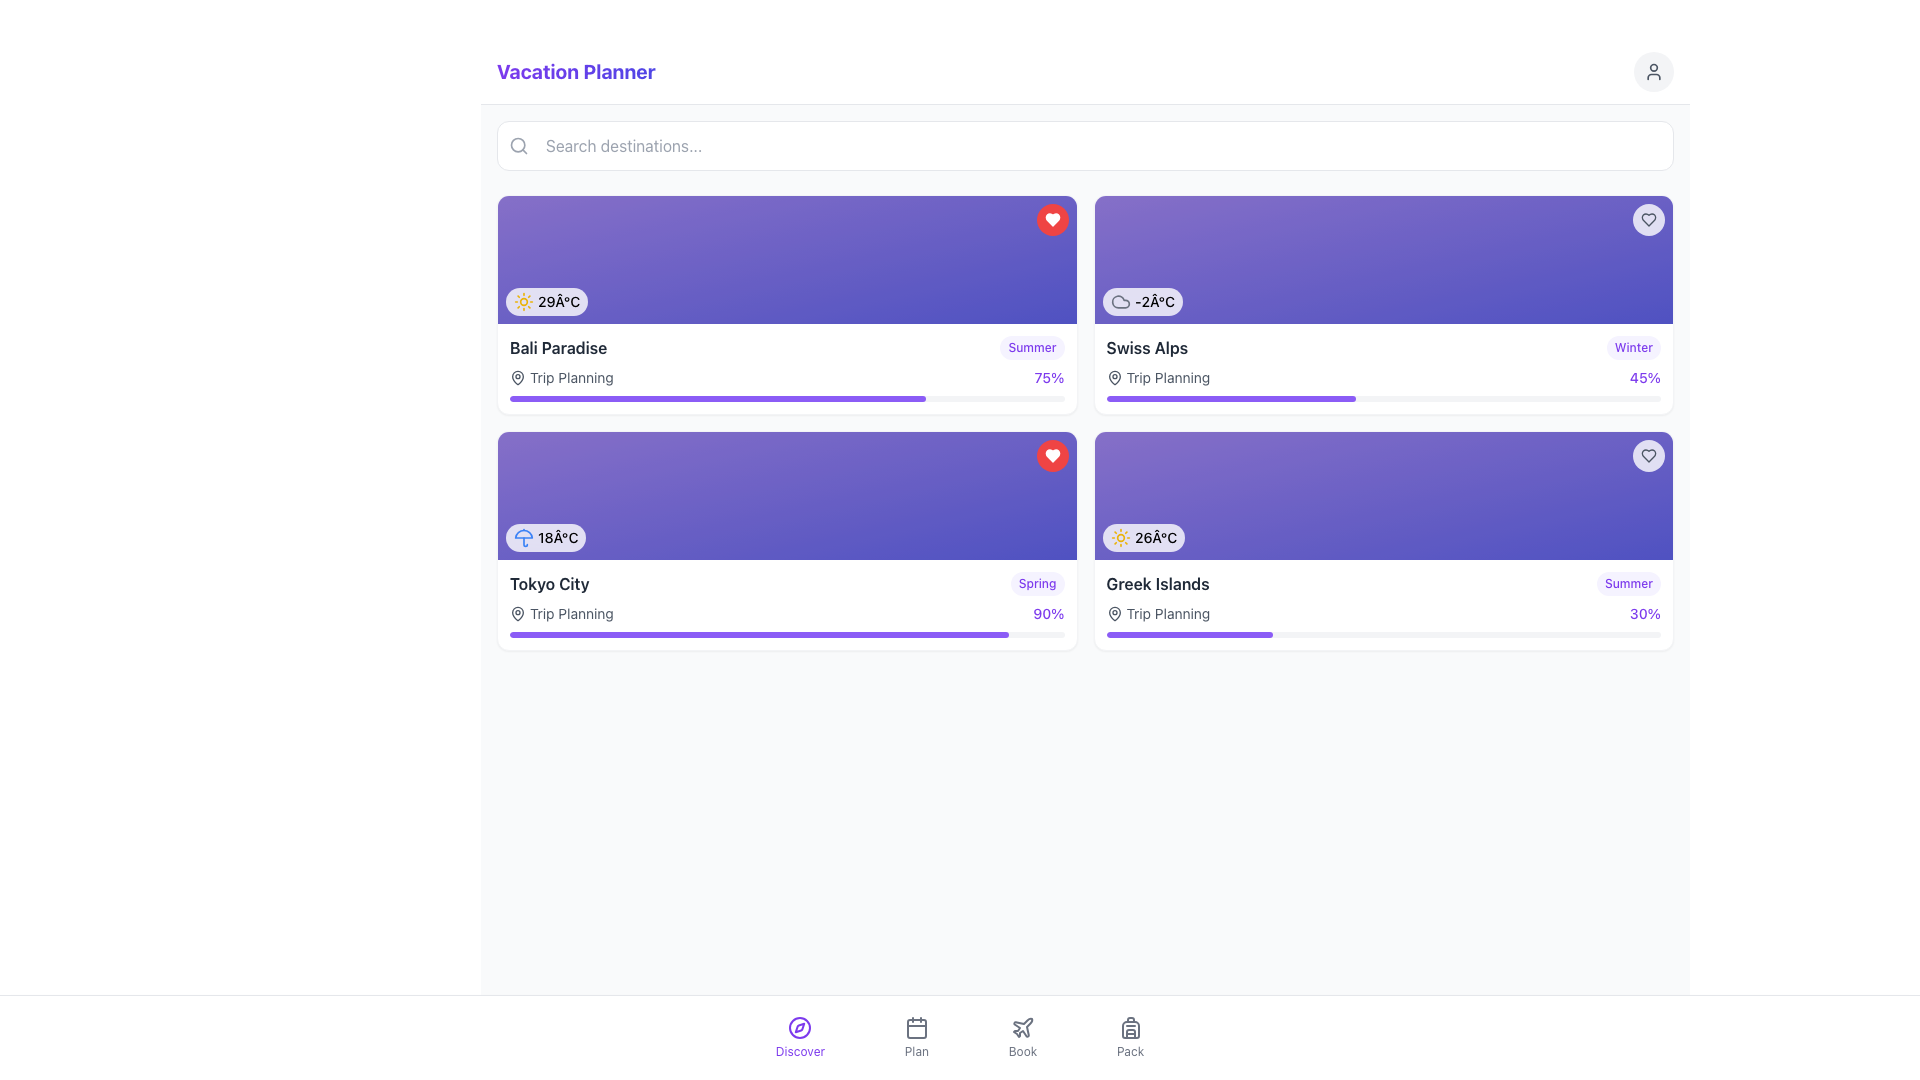 This screenshot has width=1920, height=1080. Describe the element at coordinates (518, 145) in the screenshot. I see `the surrounding input field by interacting with the magnifying glass icon located inside the search bar to the left of the placeholder text 'Search destinations...'` at that location.